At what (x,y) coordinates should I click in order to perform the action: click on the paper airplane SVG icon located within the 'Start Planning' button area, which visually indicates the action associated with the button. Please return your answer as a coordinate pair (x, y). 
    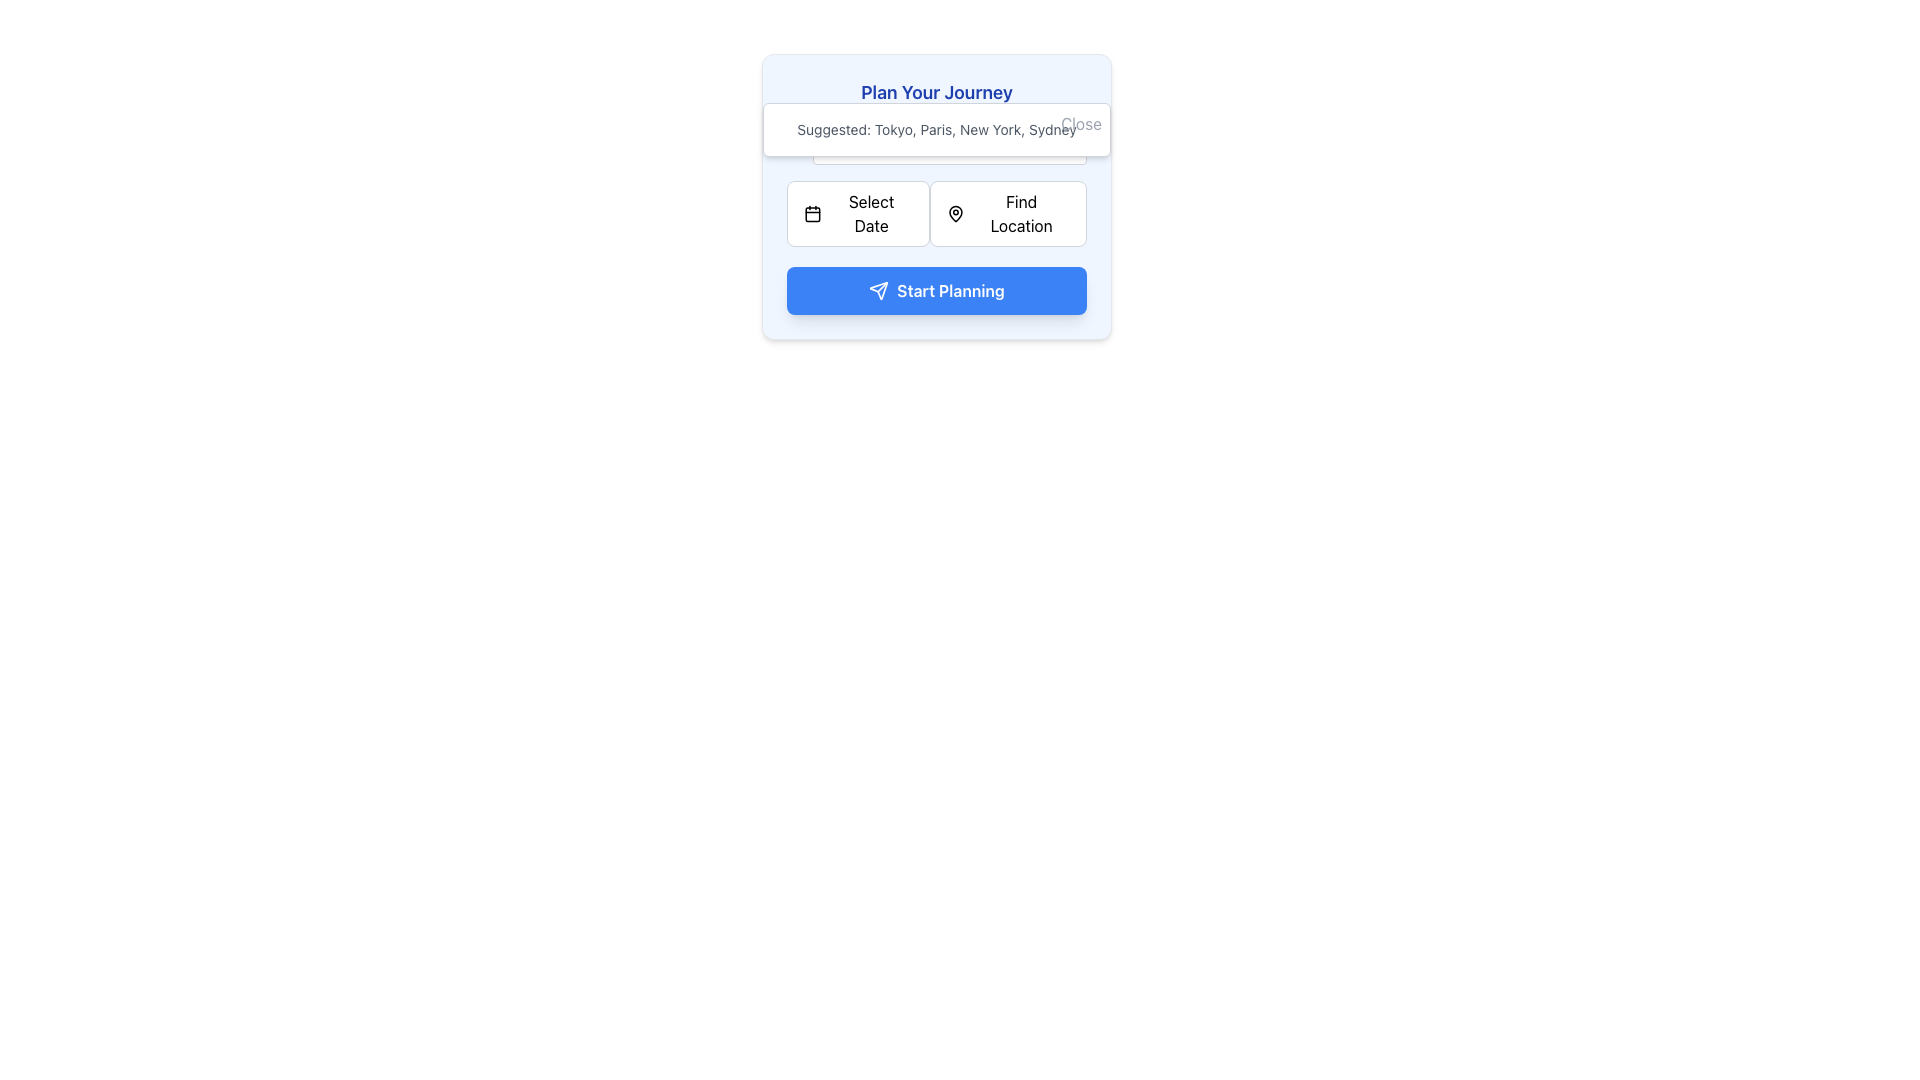
    Looking at the image, I should click on (879, 290).